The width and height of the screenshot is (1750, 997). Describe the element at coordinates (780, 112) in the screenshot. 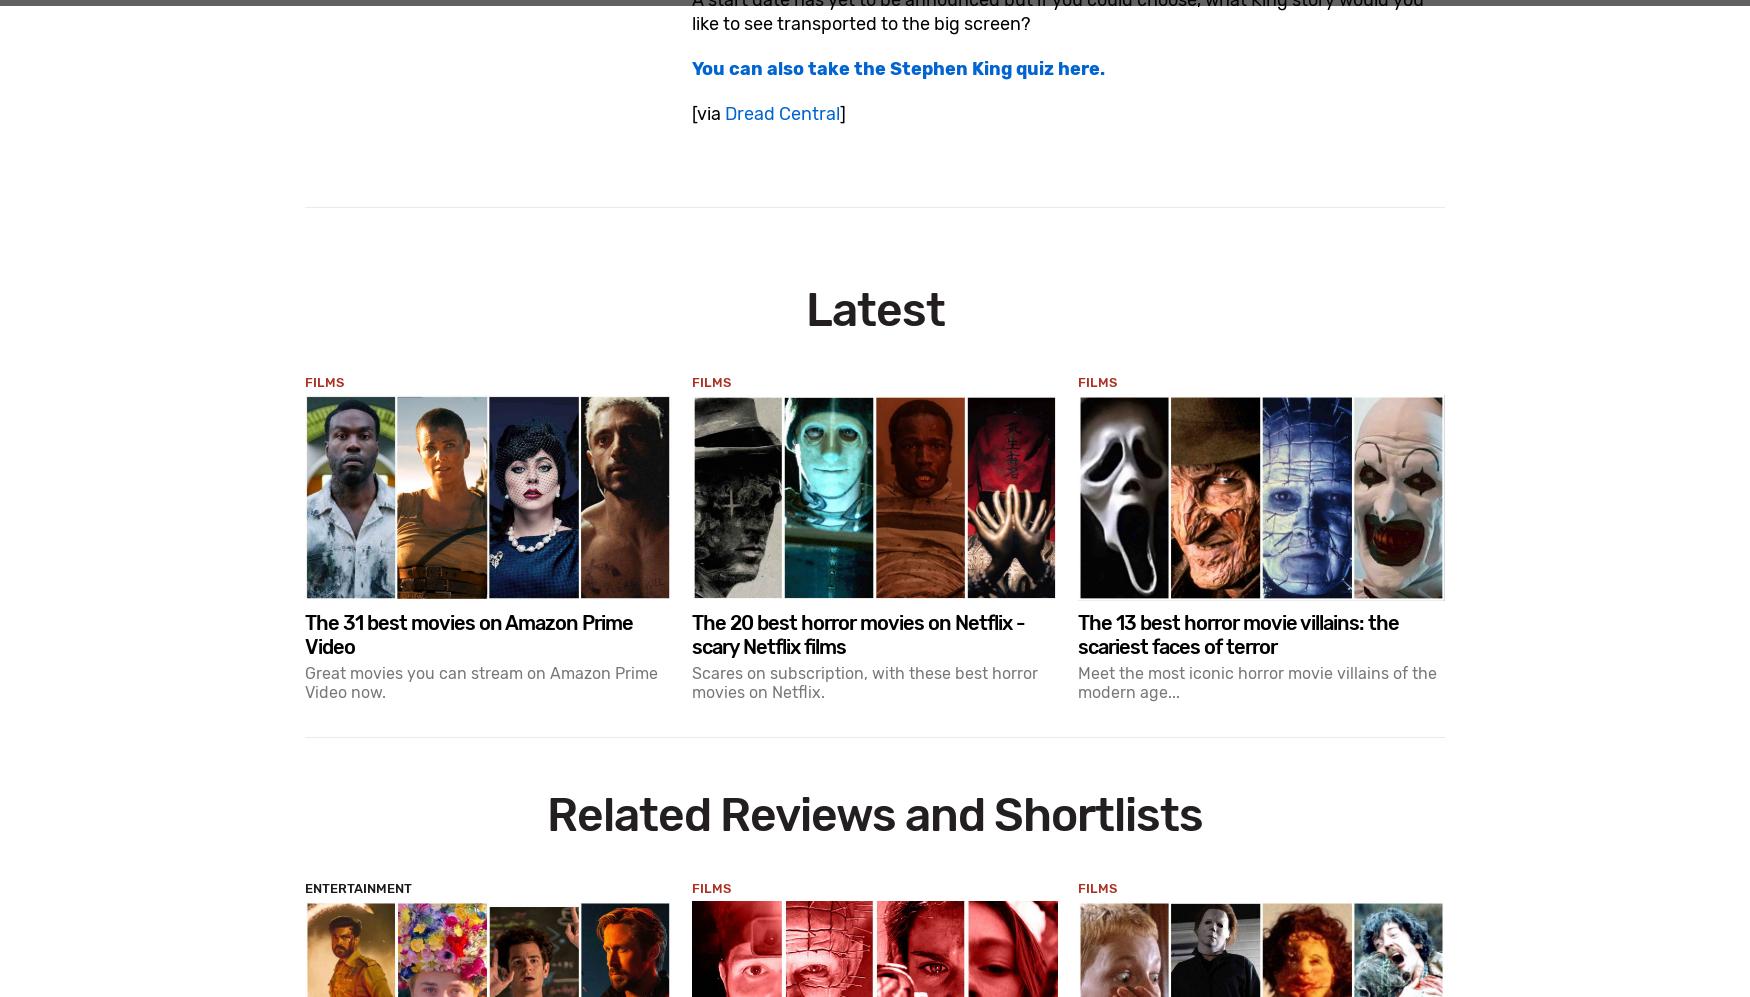

I see `'Dread Central'` at that location.